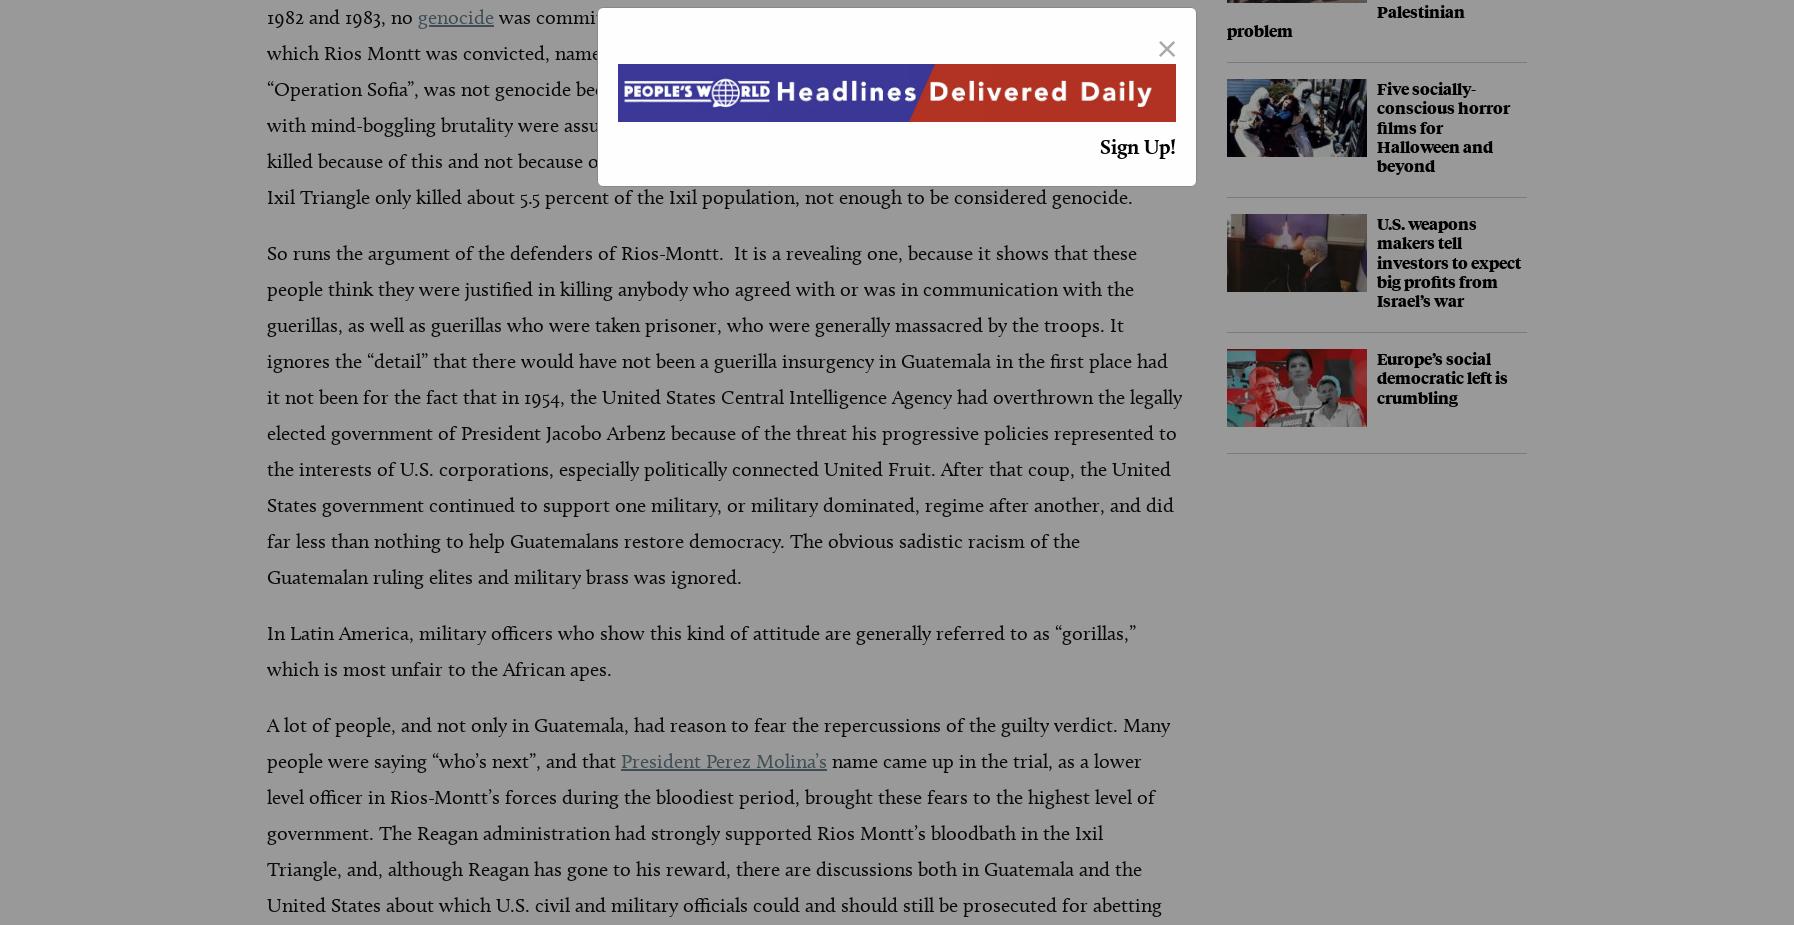  I want to click on 'was committed. The killing of perhaps 40,000 people overall, and the crime for which Rios Montt was convicted, namely the murder 1,771 of people of the Ixil Maya ethnic group in “Operation Sofia”, was not genocide because the women, children and old people who were slaughtered with mind-boggling brutality were assumed to be providing support for the guerillas in the forests and were killed because of this and not because of their ethnicity. Besides, the army unleashed by Rios-Montt on the Ixil Triangle only killed about 5.5 percent of the Ixil population, not enough to be considered genocide.', so click(724, 106).